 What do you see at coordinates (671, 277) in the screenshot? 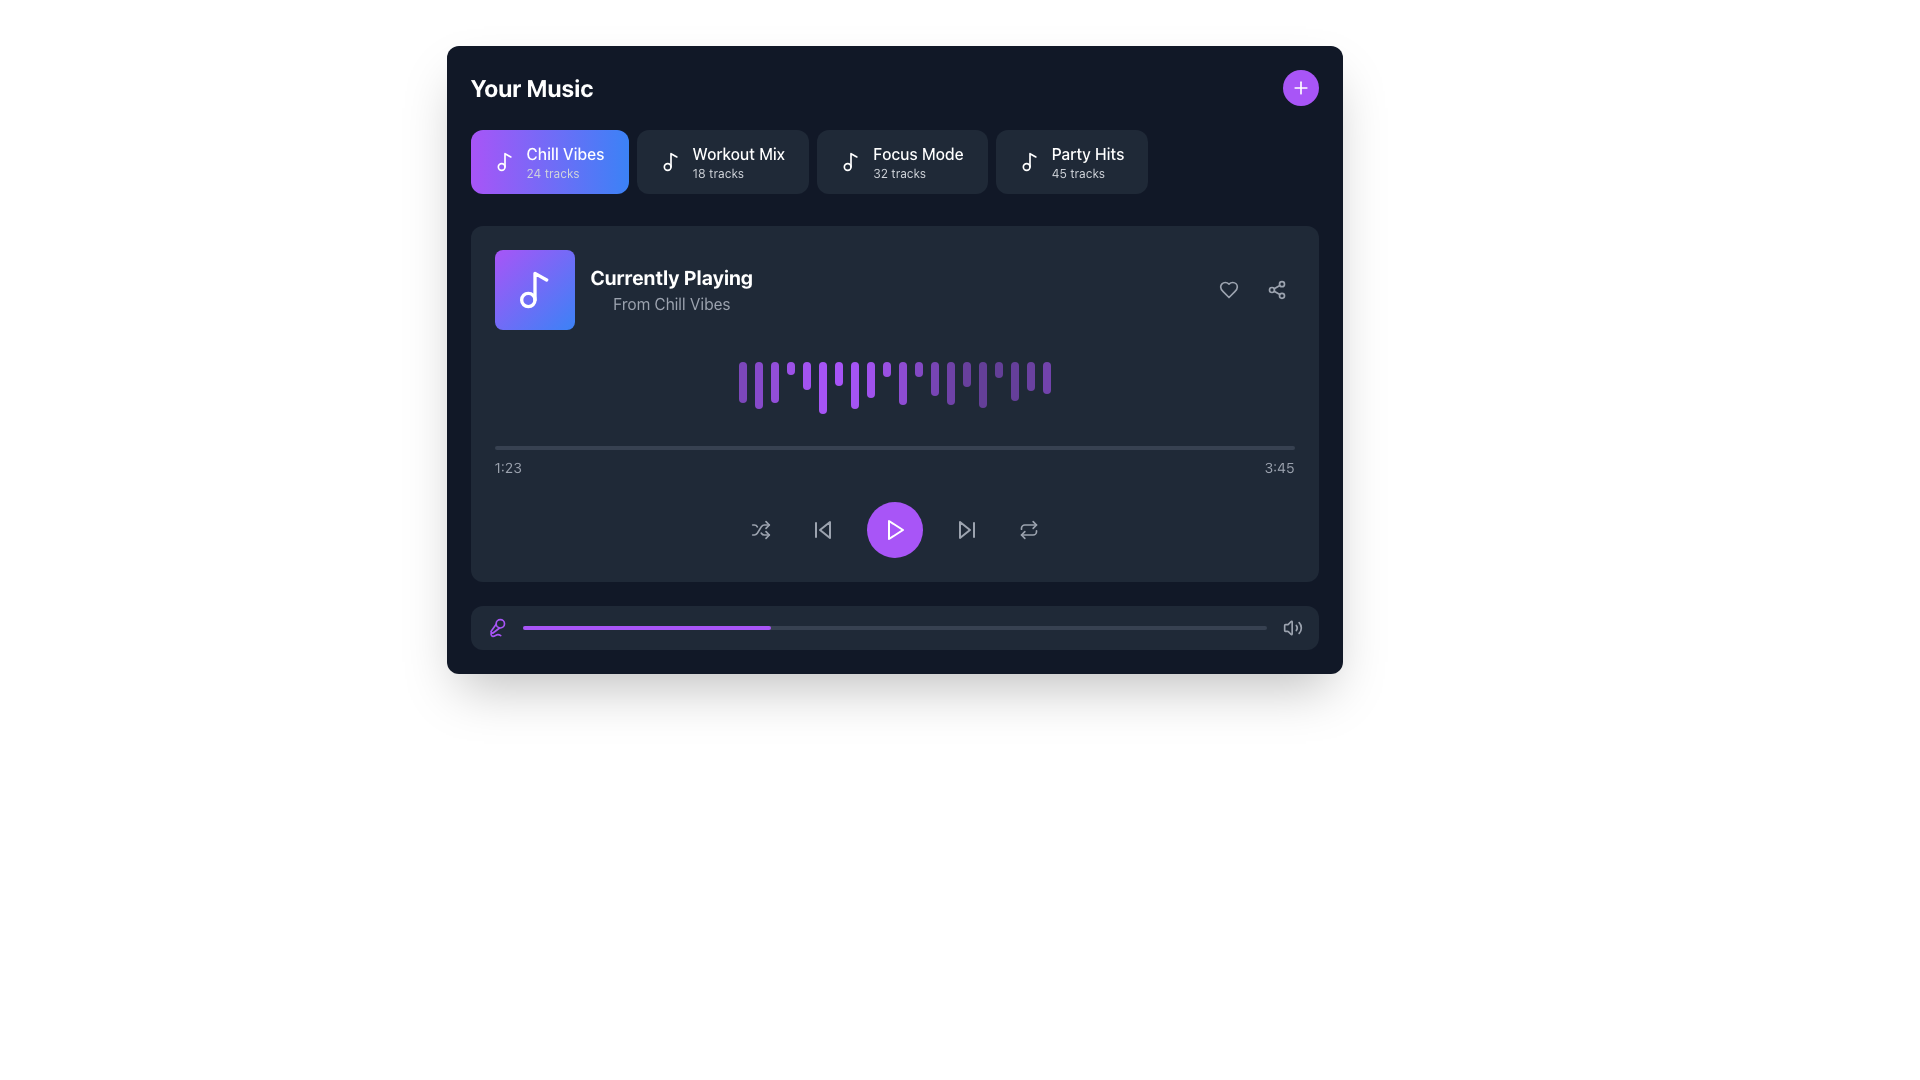
I see `text of the Label indicating the currently playing track, which is centrally located above the 'From Chill Vibes' label` at bounding box center [671, 277].